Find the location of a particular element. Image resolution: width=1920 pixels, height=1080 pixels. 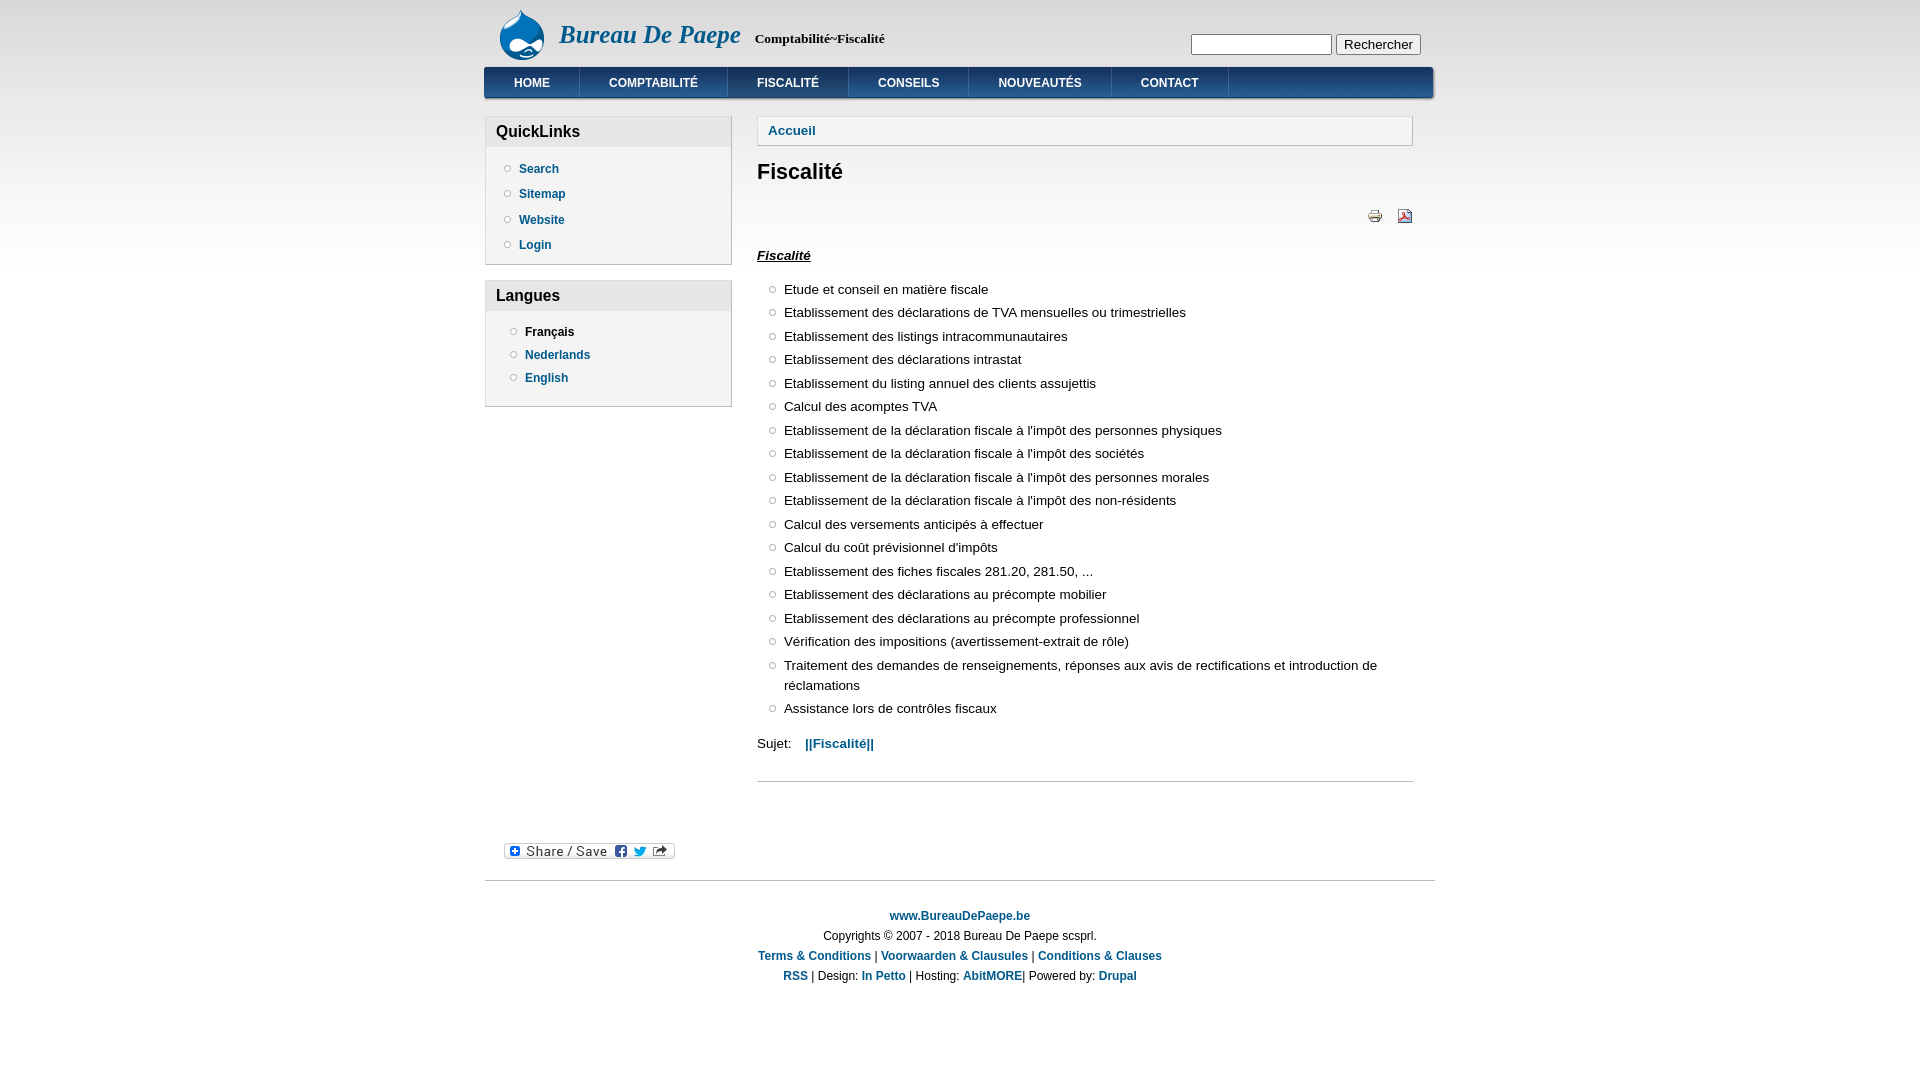

'Afficher une version imprimable de cette page.' is located at coordinates (1373, 215).